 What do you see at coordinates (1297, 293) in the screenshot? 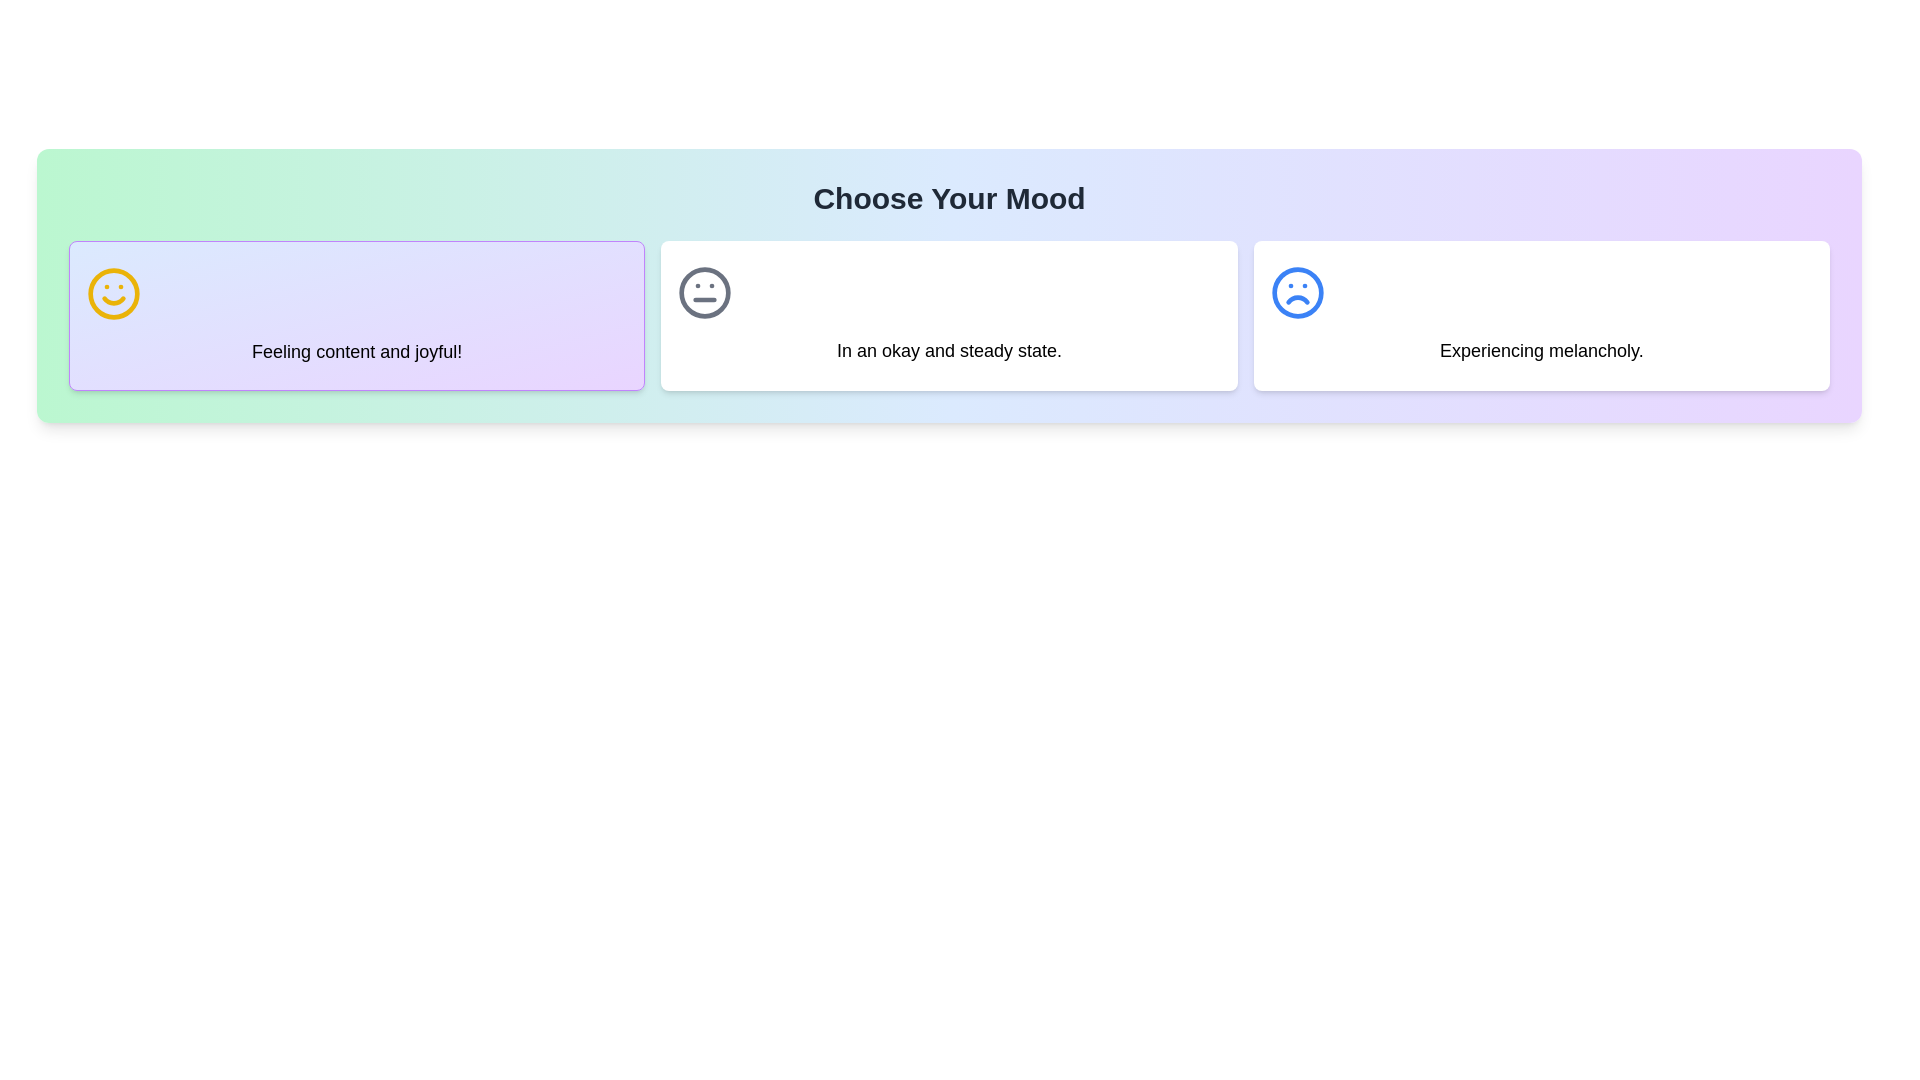
I see `circular SVG graphic element with a blue stroke, centered within the sad emoji icon, located in the rightmost panel of the mood options` at bounding box center [1297, 293].